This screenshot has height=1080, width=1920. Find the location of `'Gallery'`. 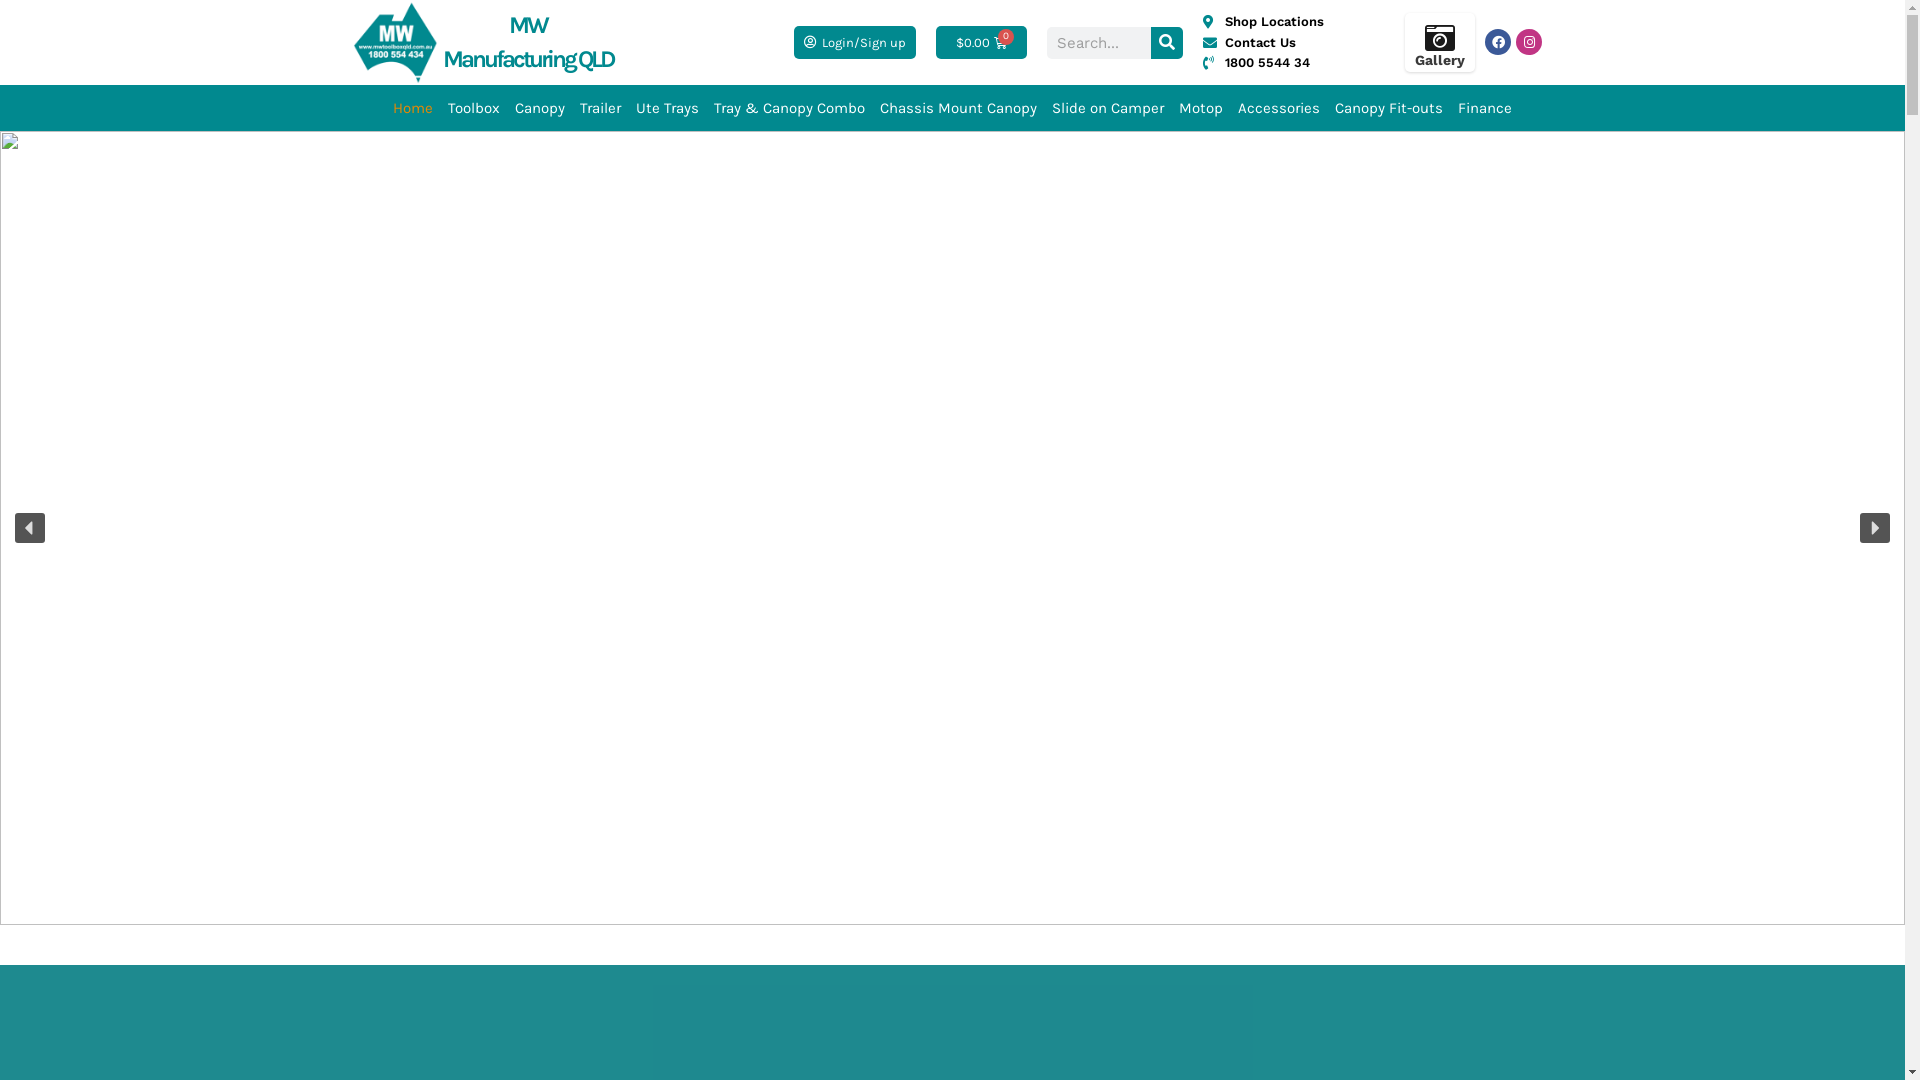

'Gallery' is located at coordinates (1440, 59).